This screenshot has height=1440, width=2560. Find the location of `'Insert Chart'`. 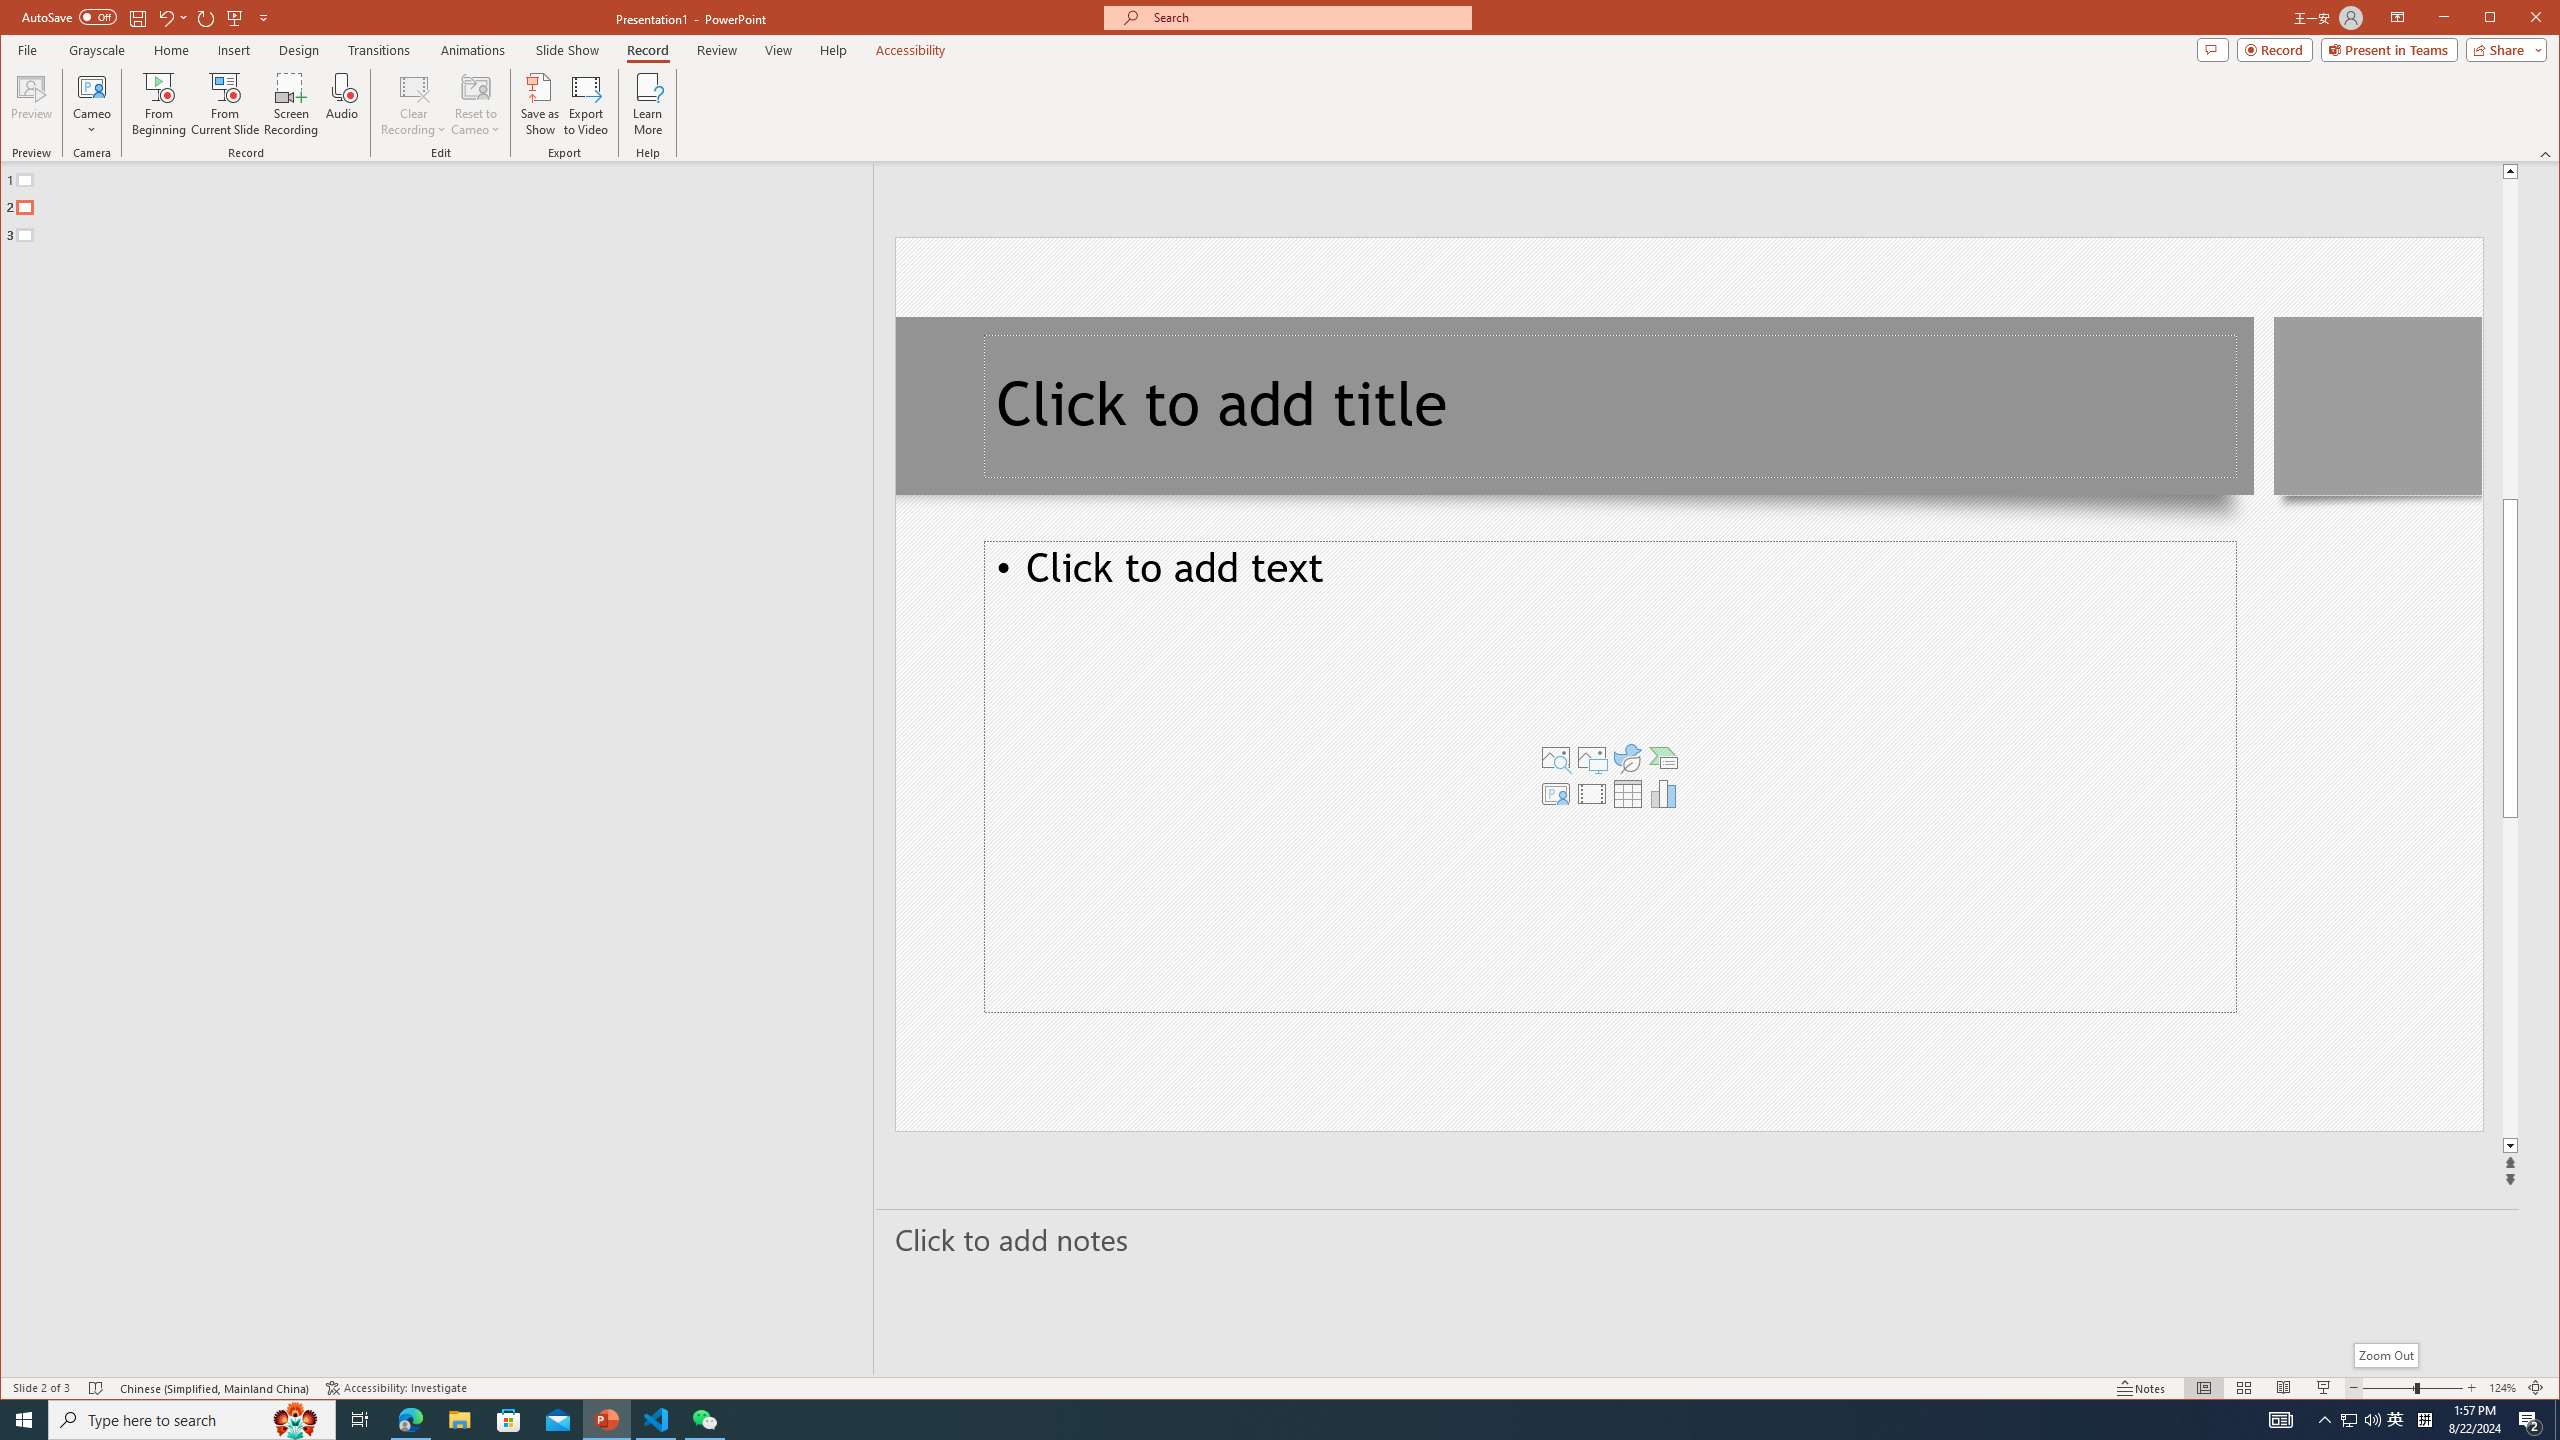

'Insert Chart' is located at coordinates (1663, 792).